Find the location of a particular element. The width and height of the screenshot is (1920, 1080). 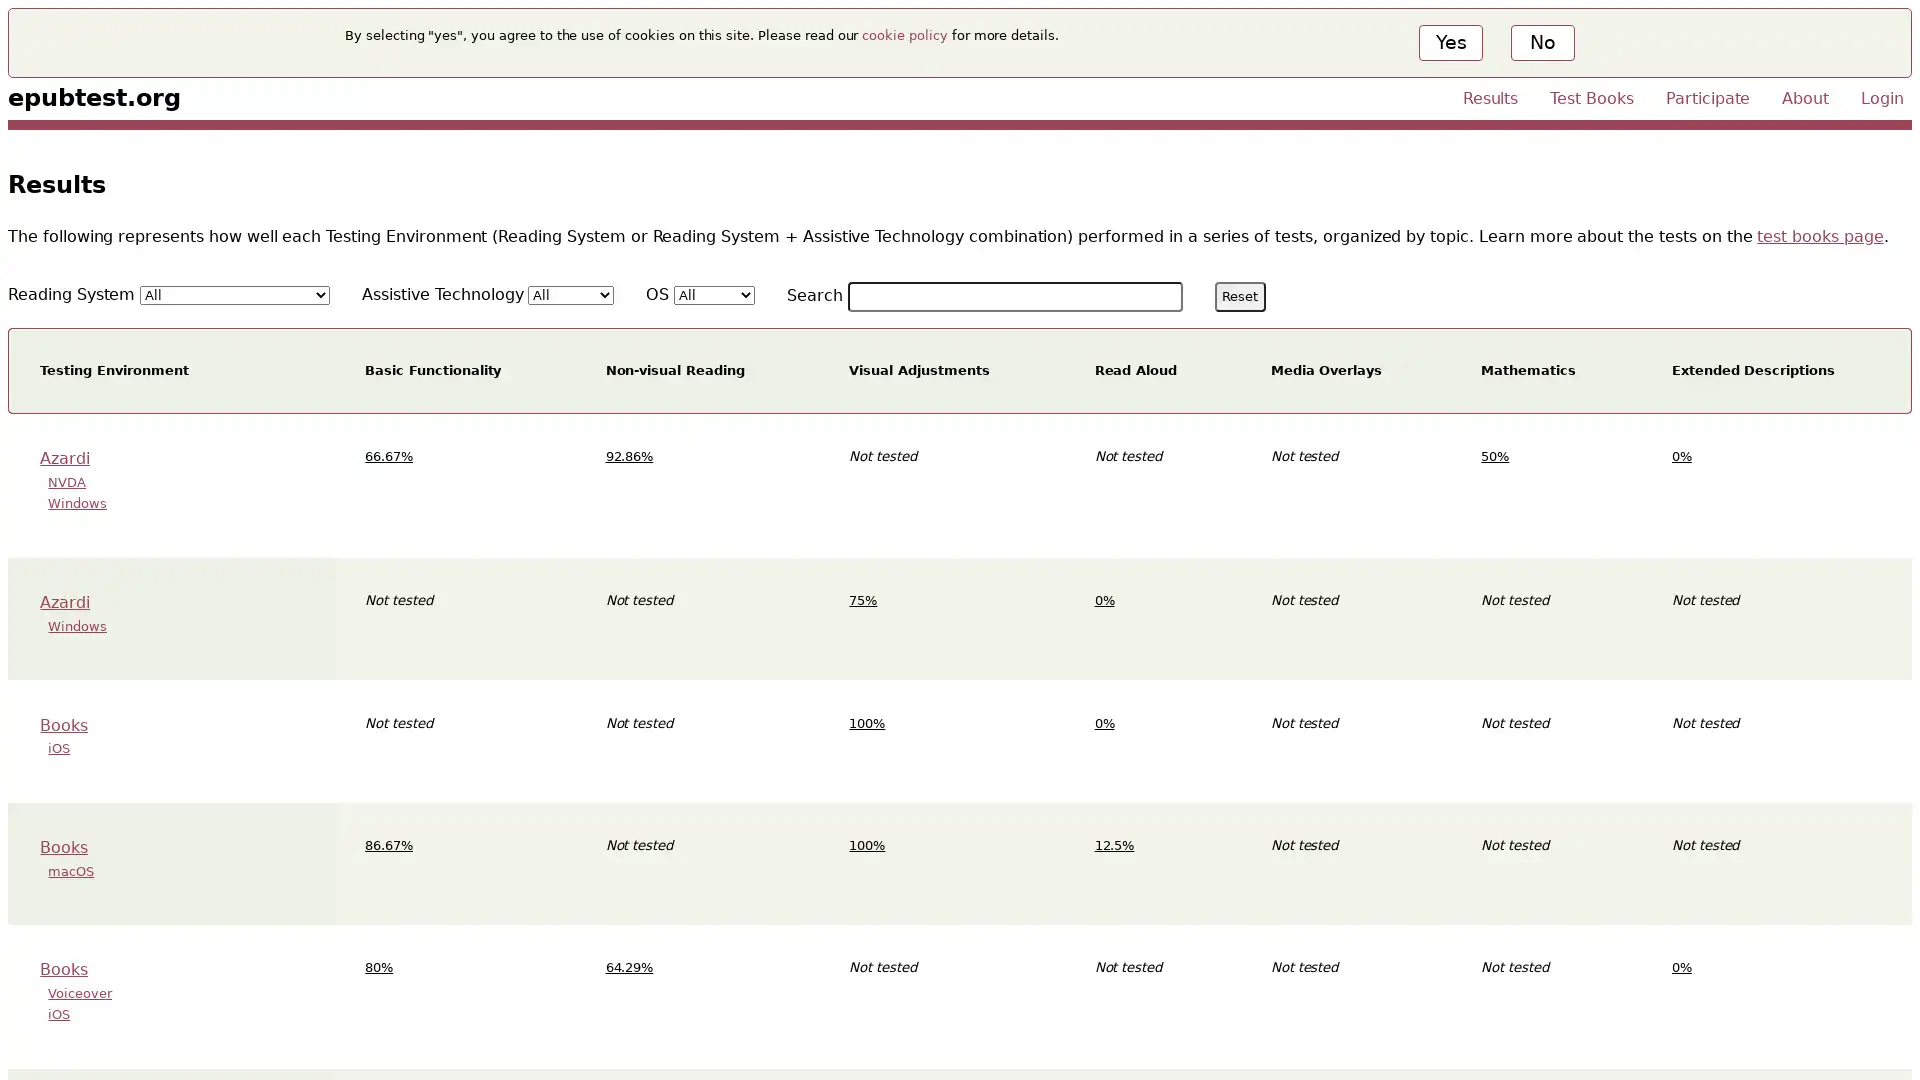

Extended Descriptions is located at coordinates (1751, 370).